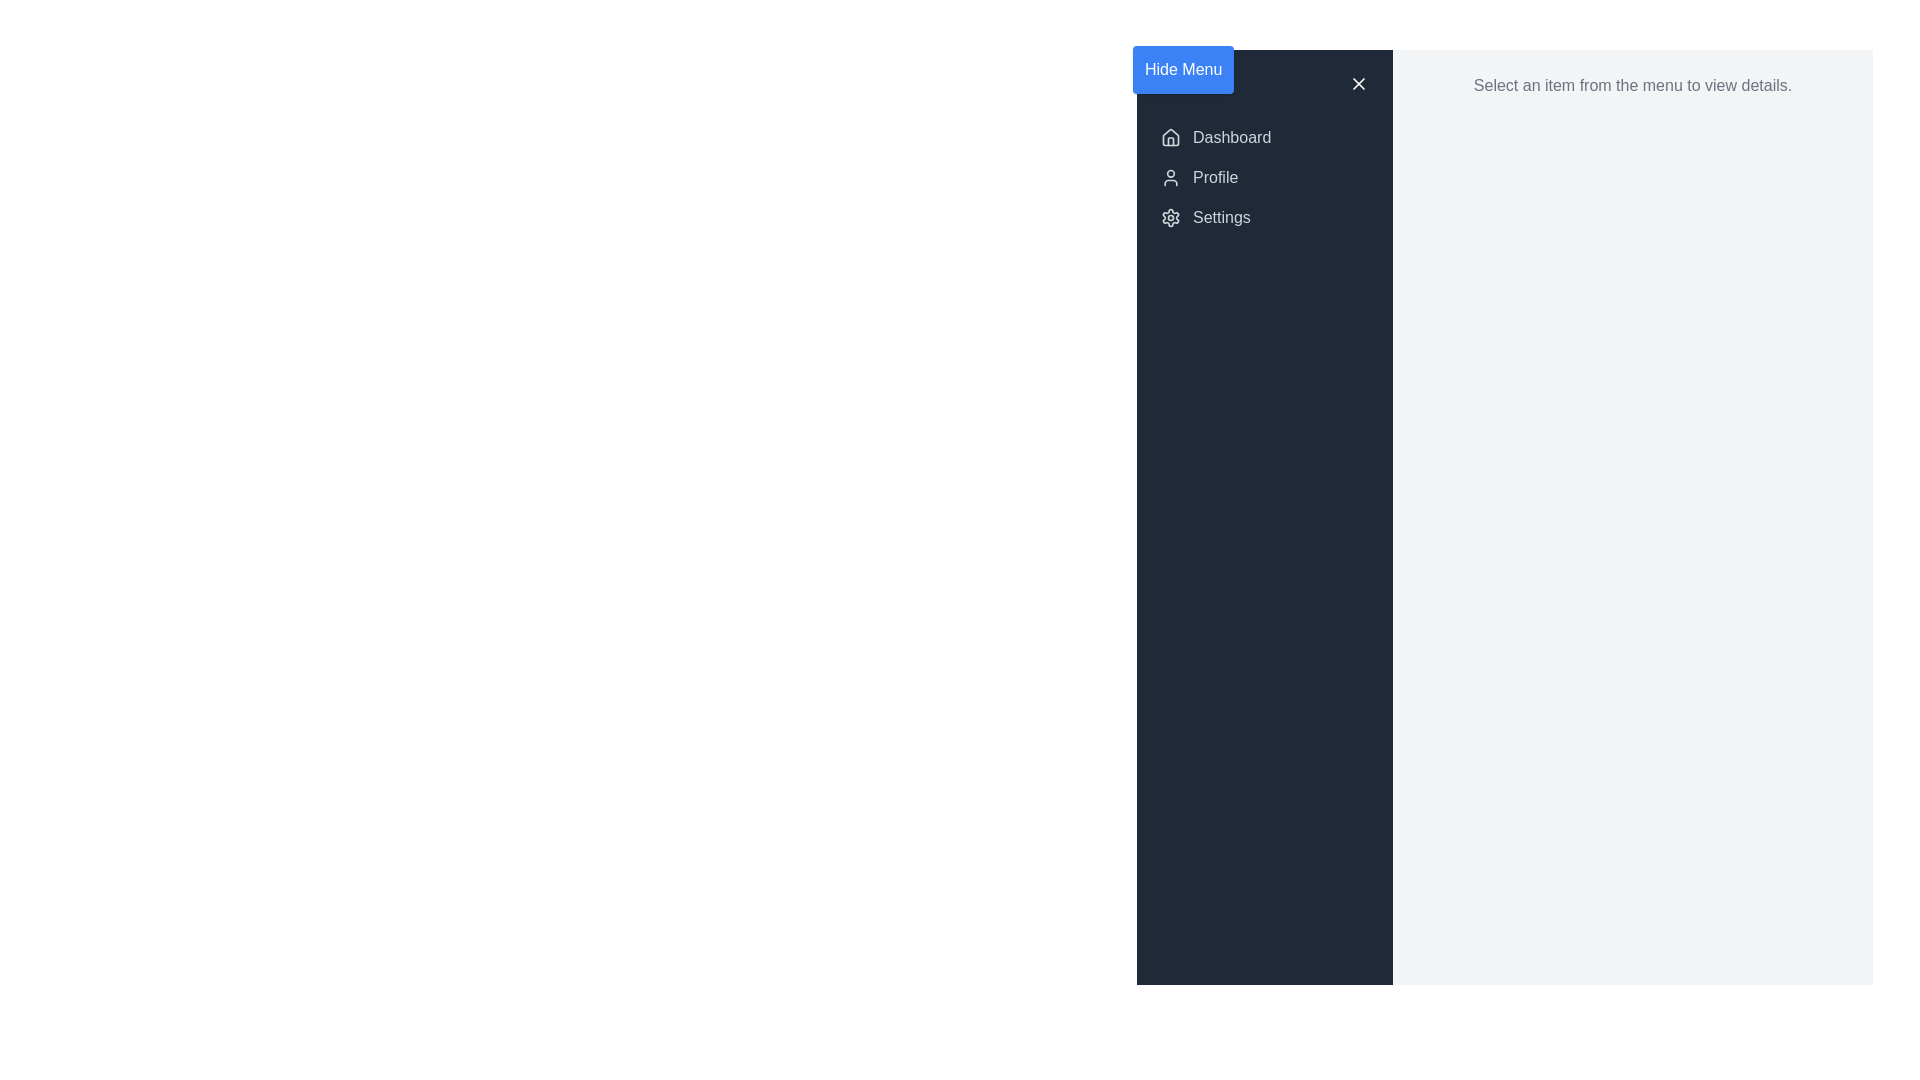 The height and width of the screenshot is (1080, 1920). What do you see at coordinates (1231, 137) in the screenshot?
I see `the menu item labeled 'Dashboard' located at the top of the vertical menu in the sidebar section` at bounding box center [1231, 137].